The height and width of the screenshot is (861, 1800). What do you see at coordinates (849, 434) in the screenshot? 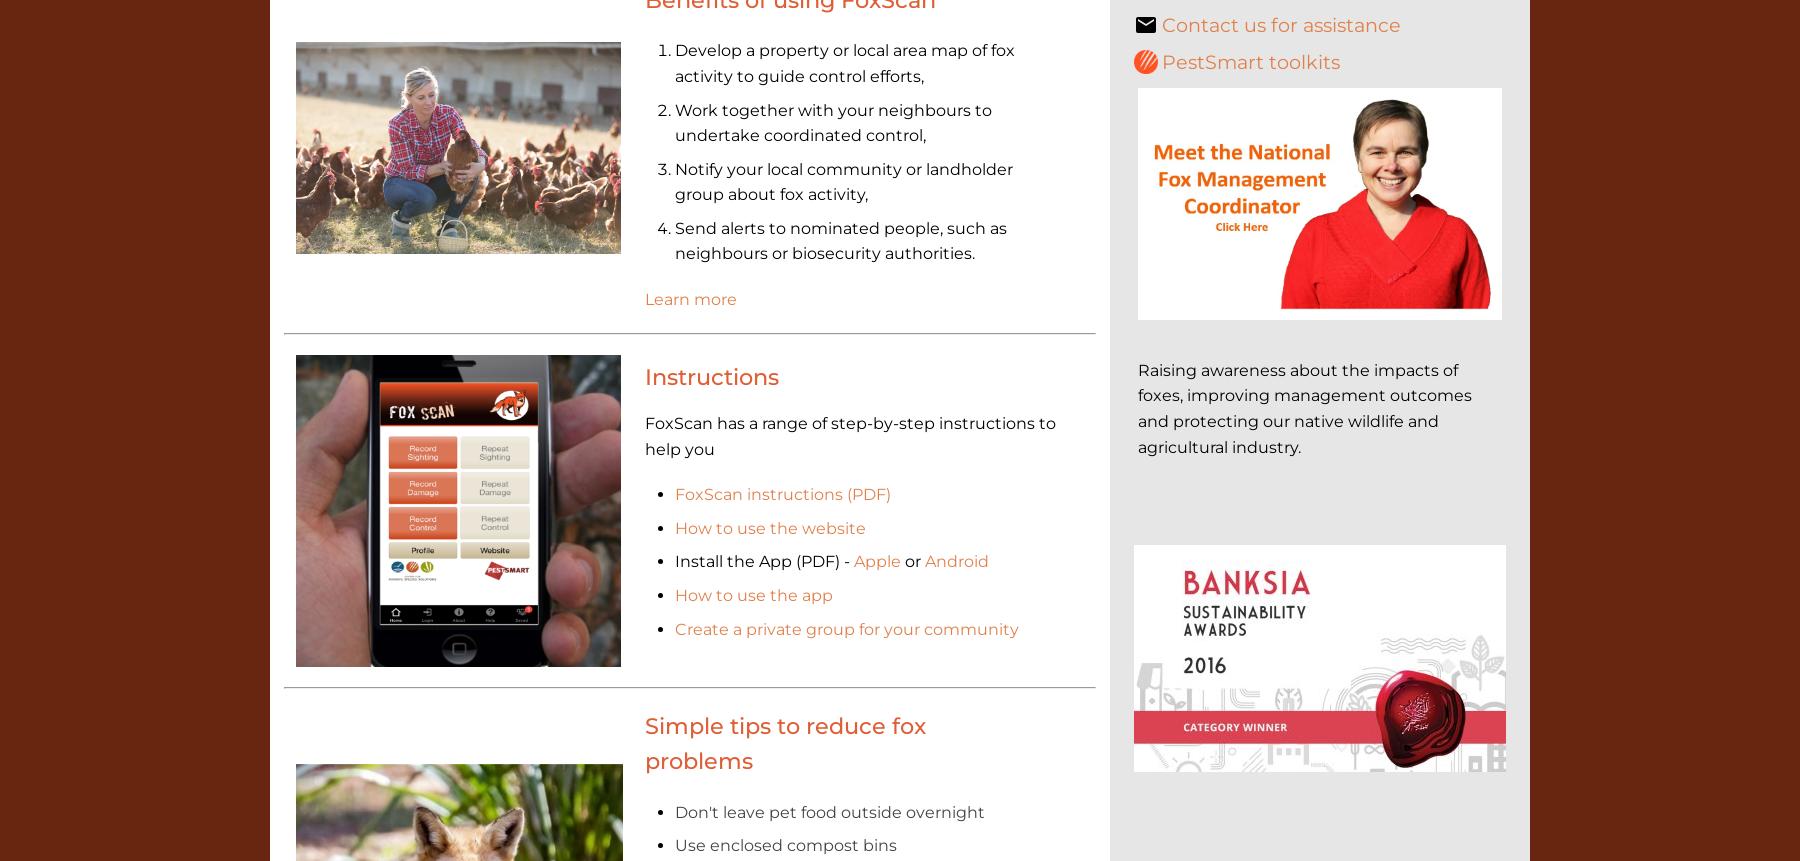
I see `'FoxScan has a range of step-by-step instructions to help you'` at bounding box center [849, 434].